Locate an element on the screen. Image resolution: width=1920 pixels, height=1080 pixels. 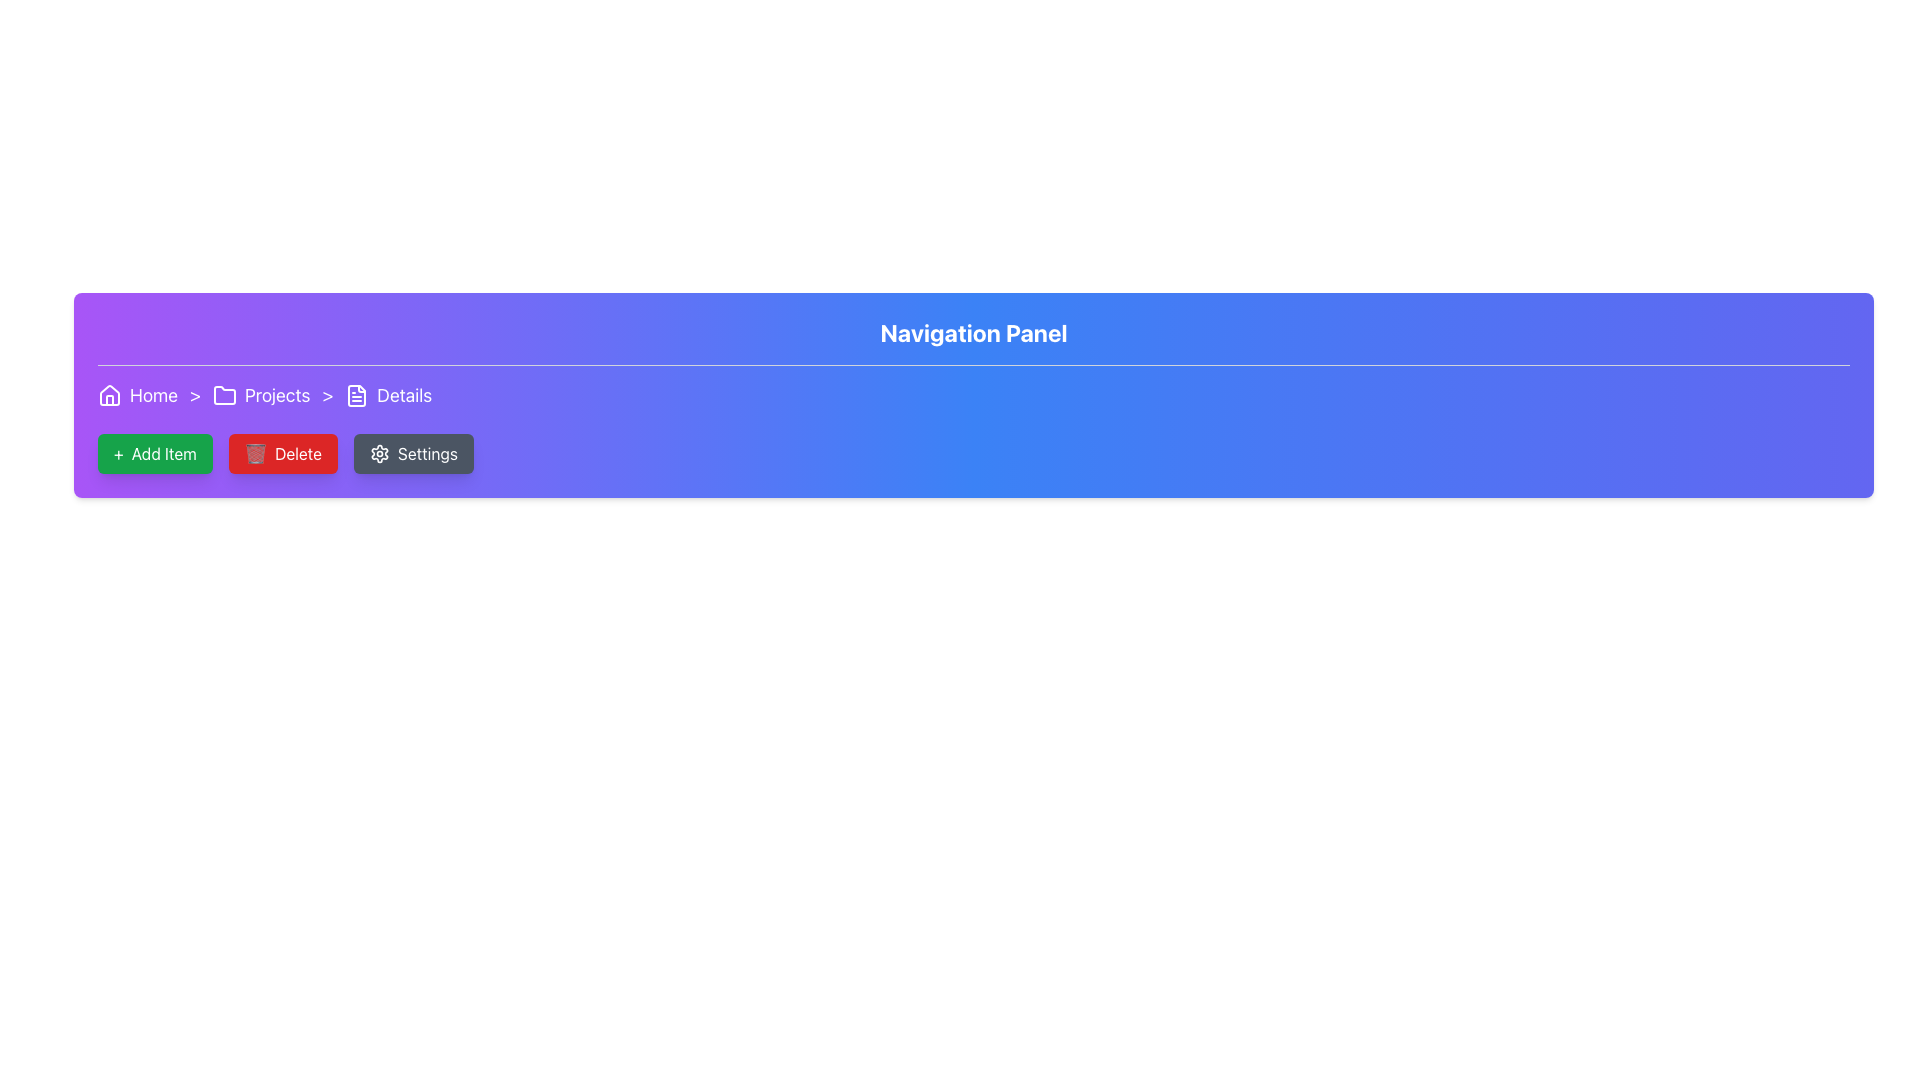
the 'Home' icon located in the top navigation bar is located at coordinates (109, 396).